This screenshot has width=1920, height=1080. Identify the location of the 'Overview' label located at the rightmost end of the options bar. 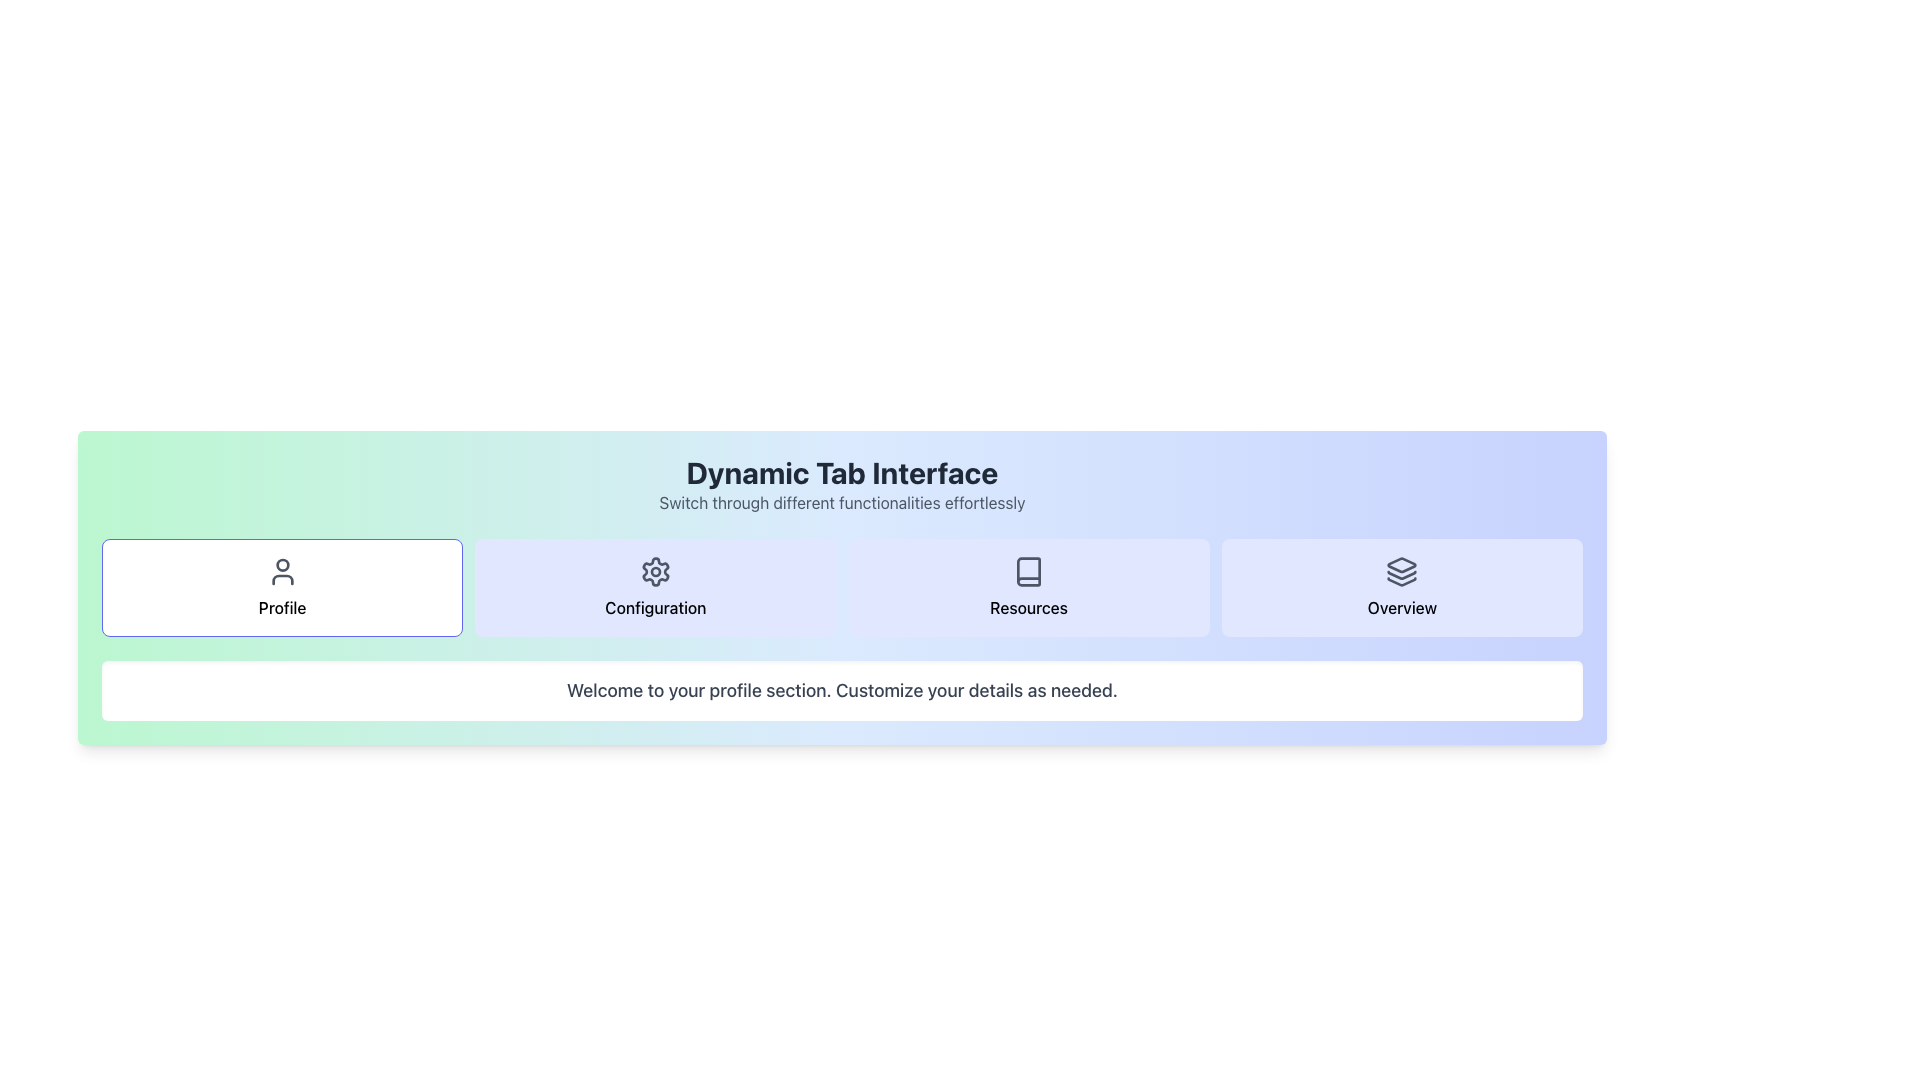
(1401, 607).